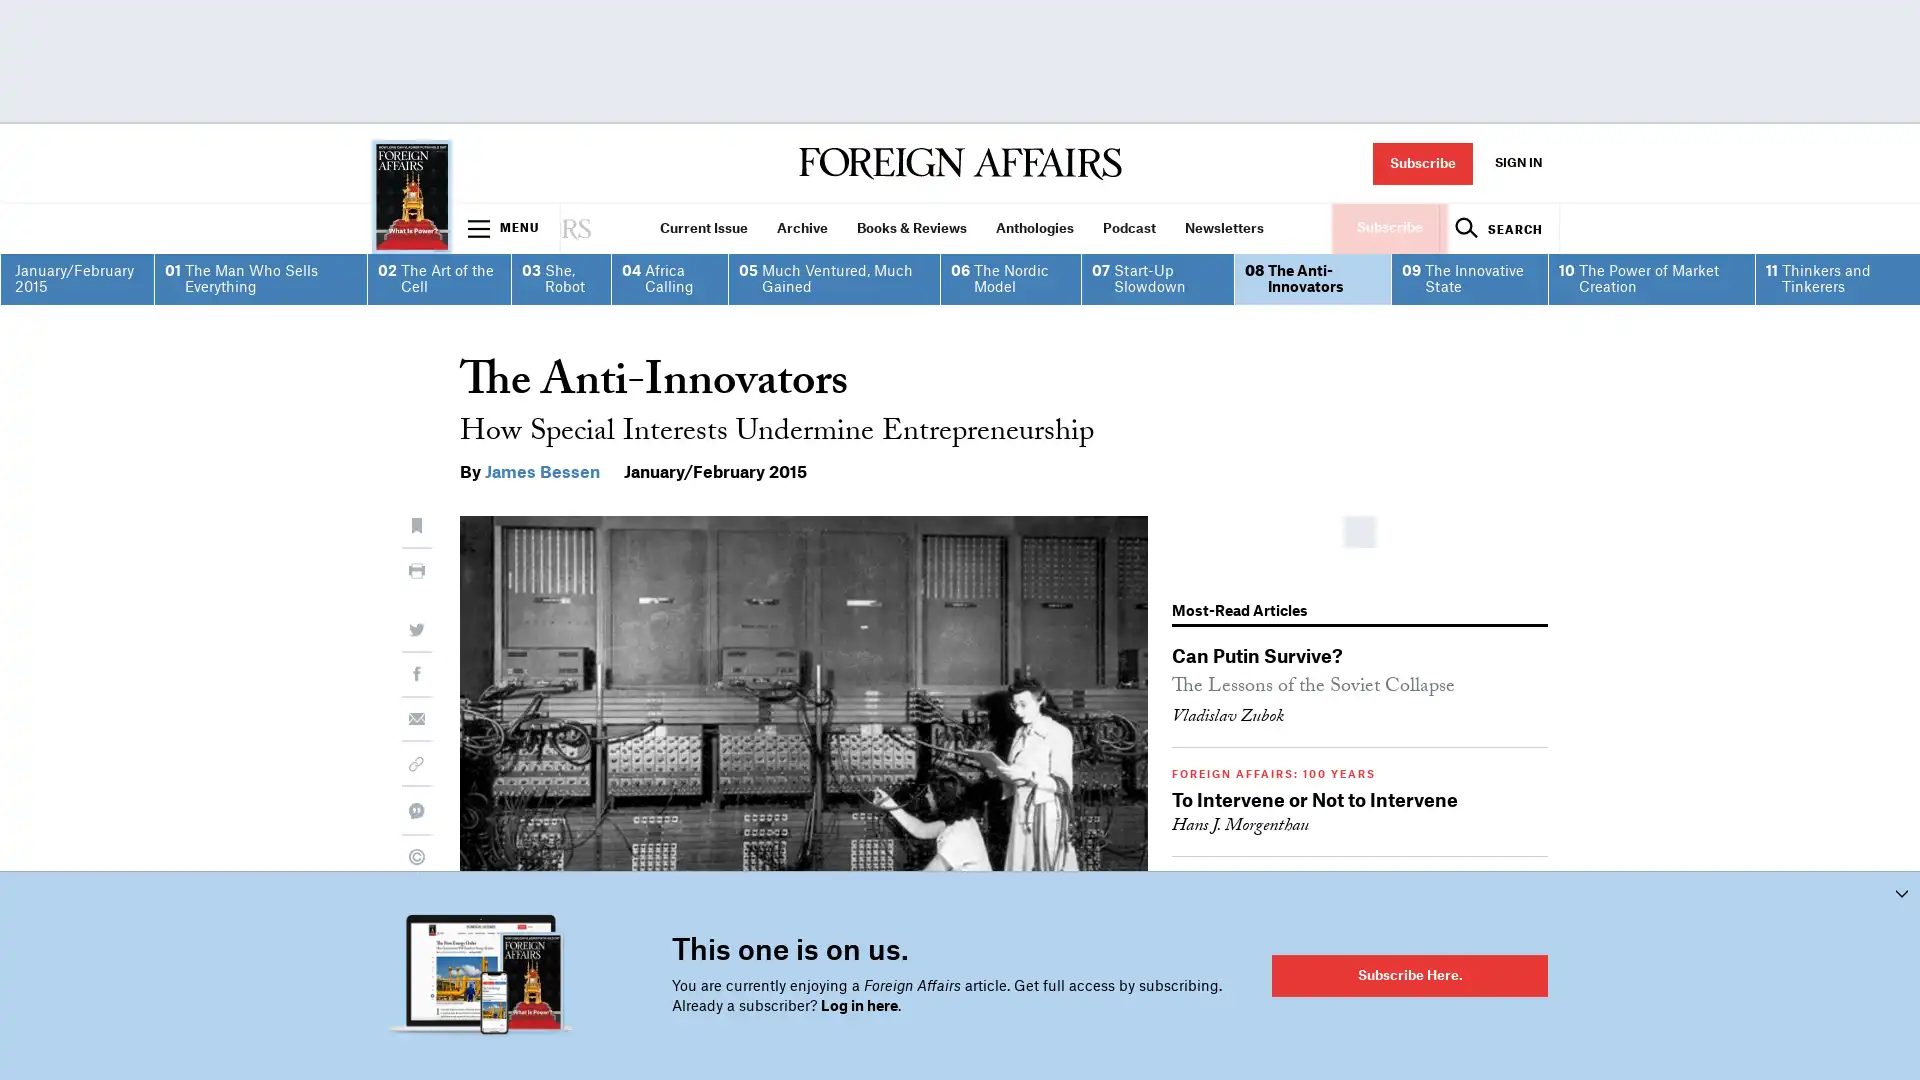 The image size is (1920, 1080). Describe the element at coordinates (1223, 227) in the screenshot. I see `Newsletters` at that location.